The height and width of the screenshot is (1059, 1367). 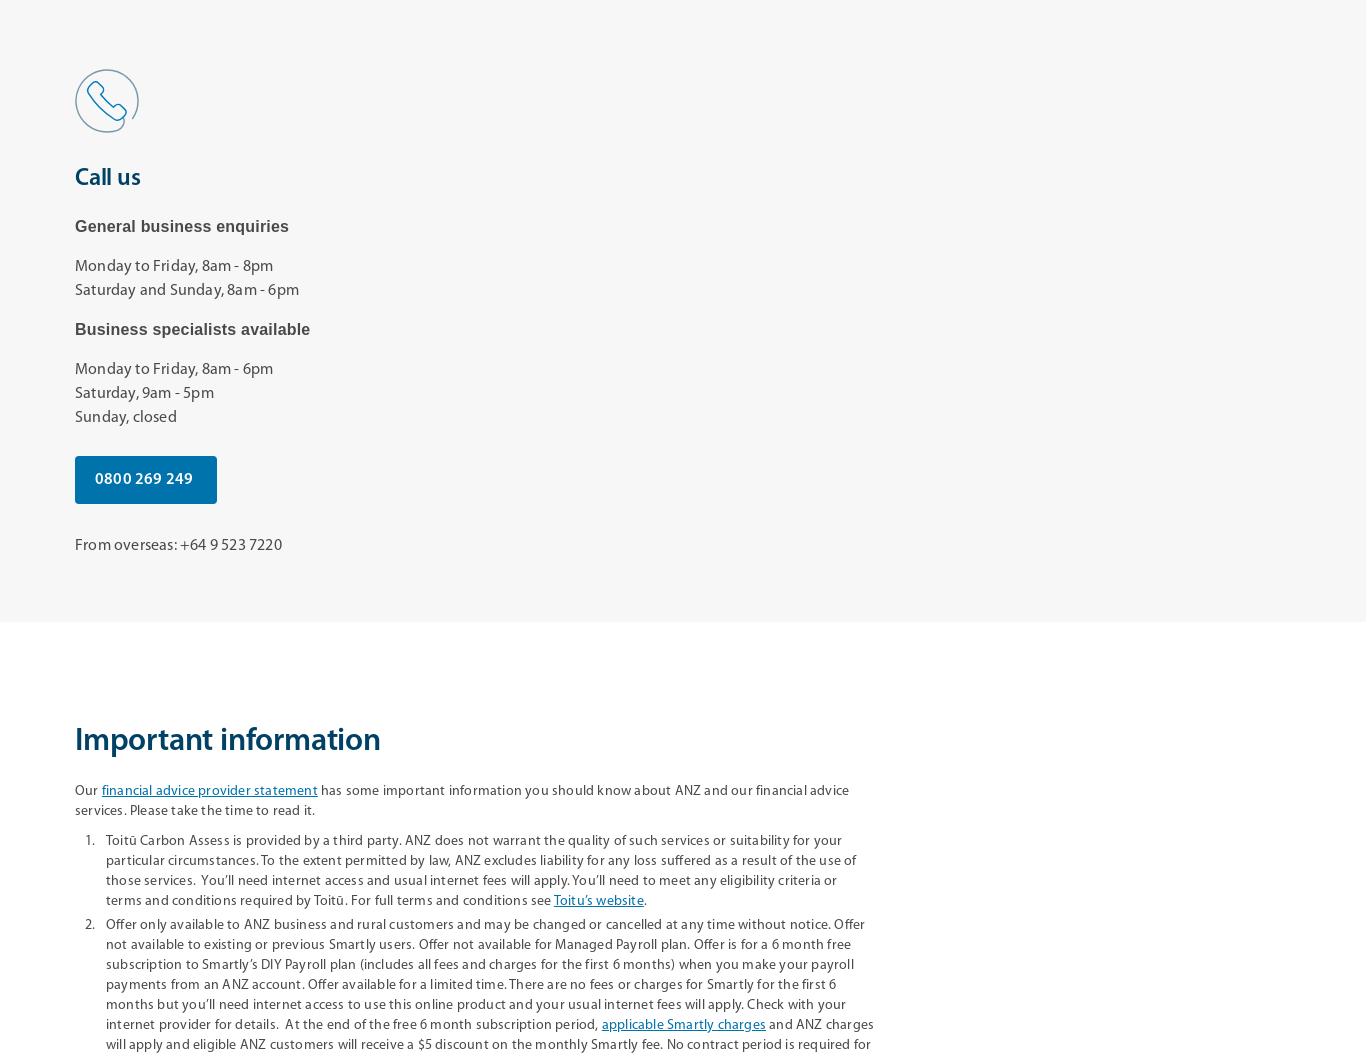 I want to click on 'Saturday and Sunday, 8am - 6pm', so click(x=186, y=289).